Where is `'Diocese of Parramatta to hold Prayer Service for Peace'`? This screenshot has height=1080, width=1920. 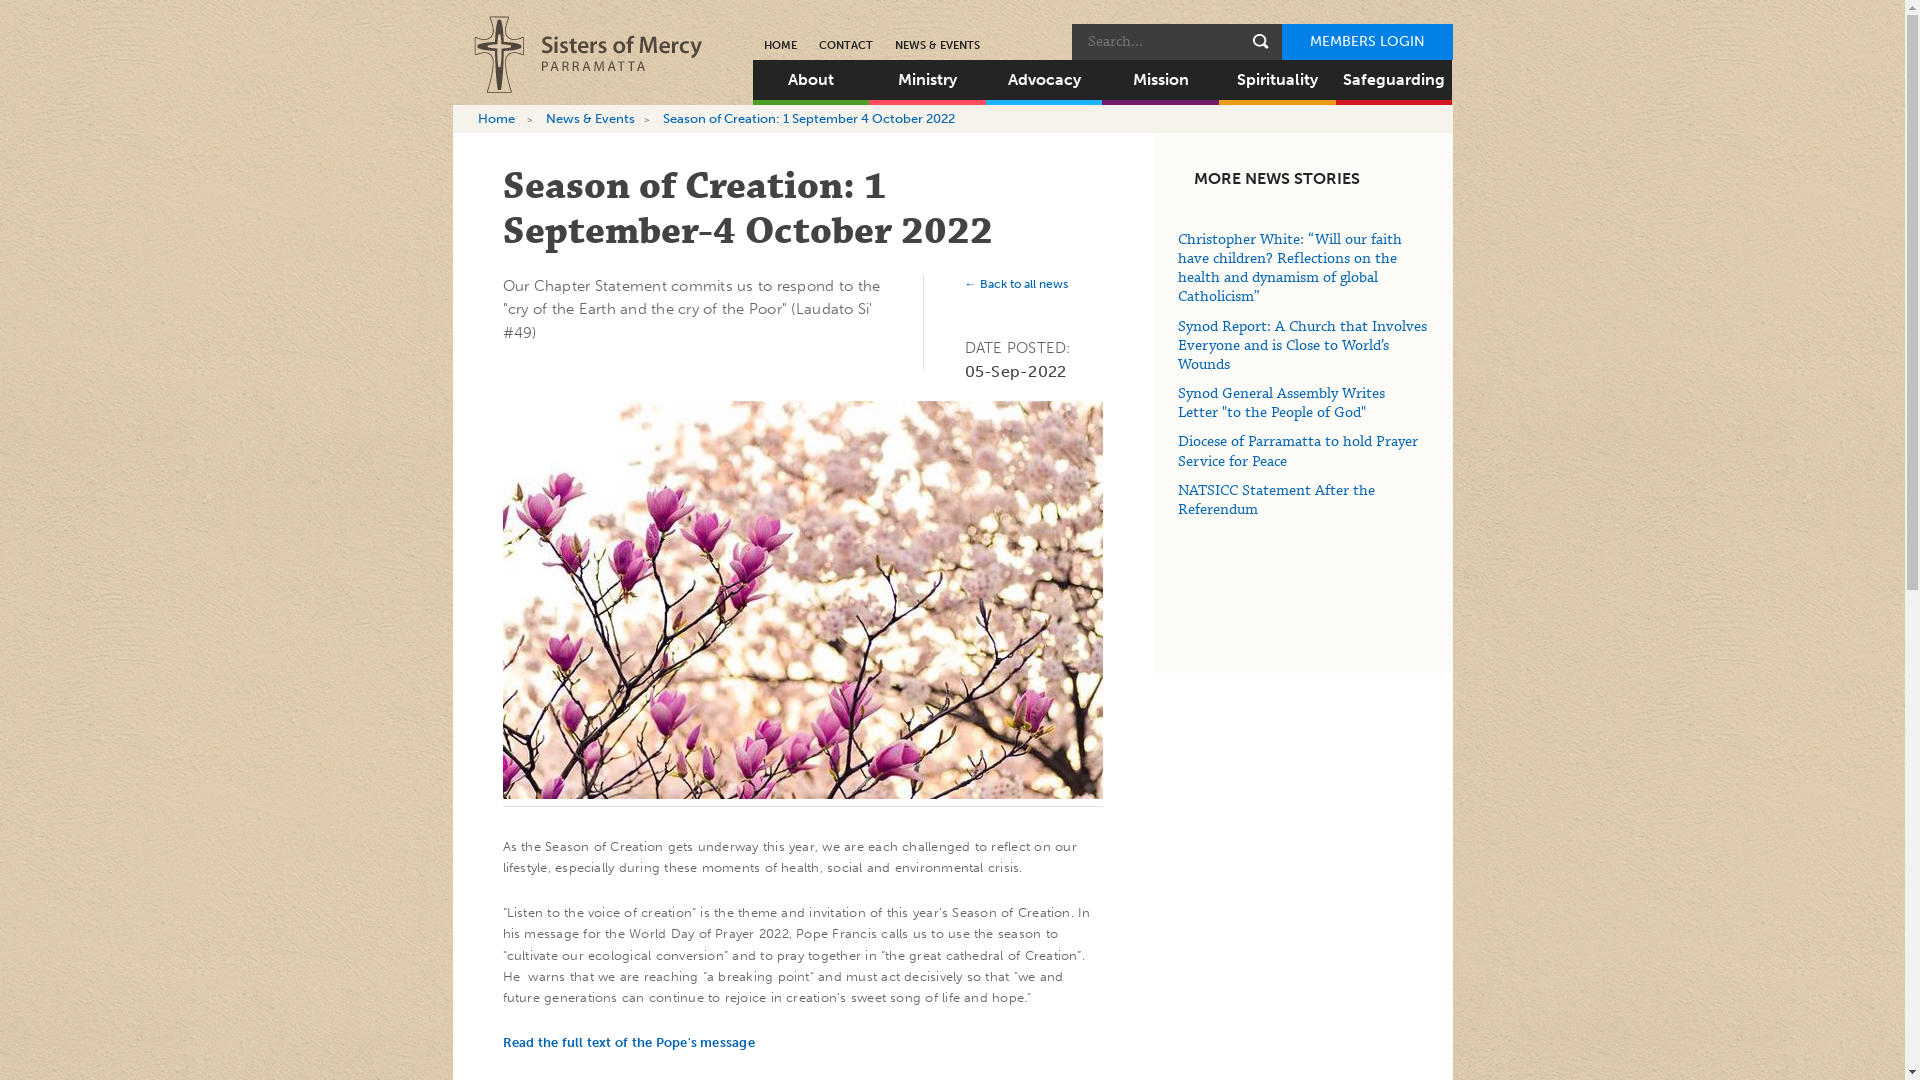 'Diocese of Parramatta to hold Prayer Service for Peace' is located at coordinates (1177, 451).